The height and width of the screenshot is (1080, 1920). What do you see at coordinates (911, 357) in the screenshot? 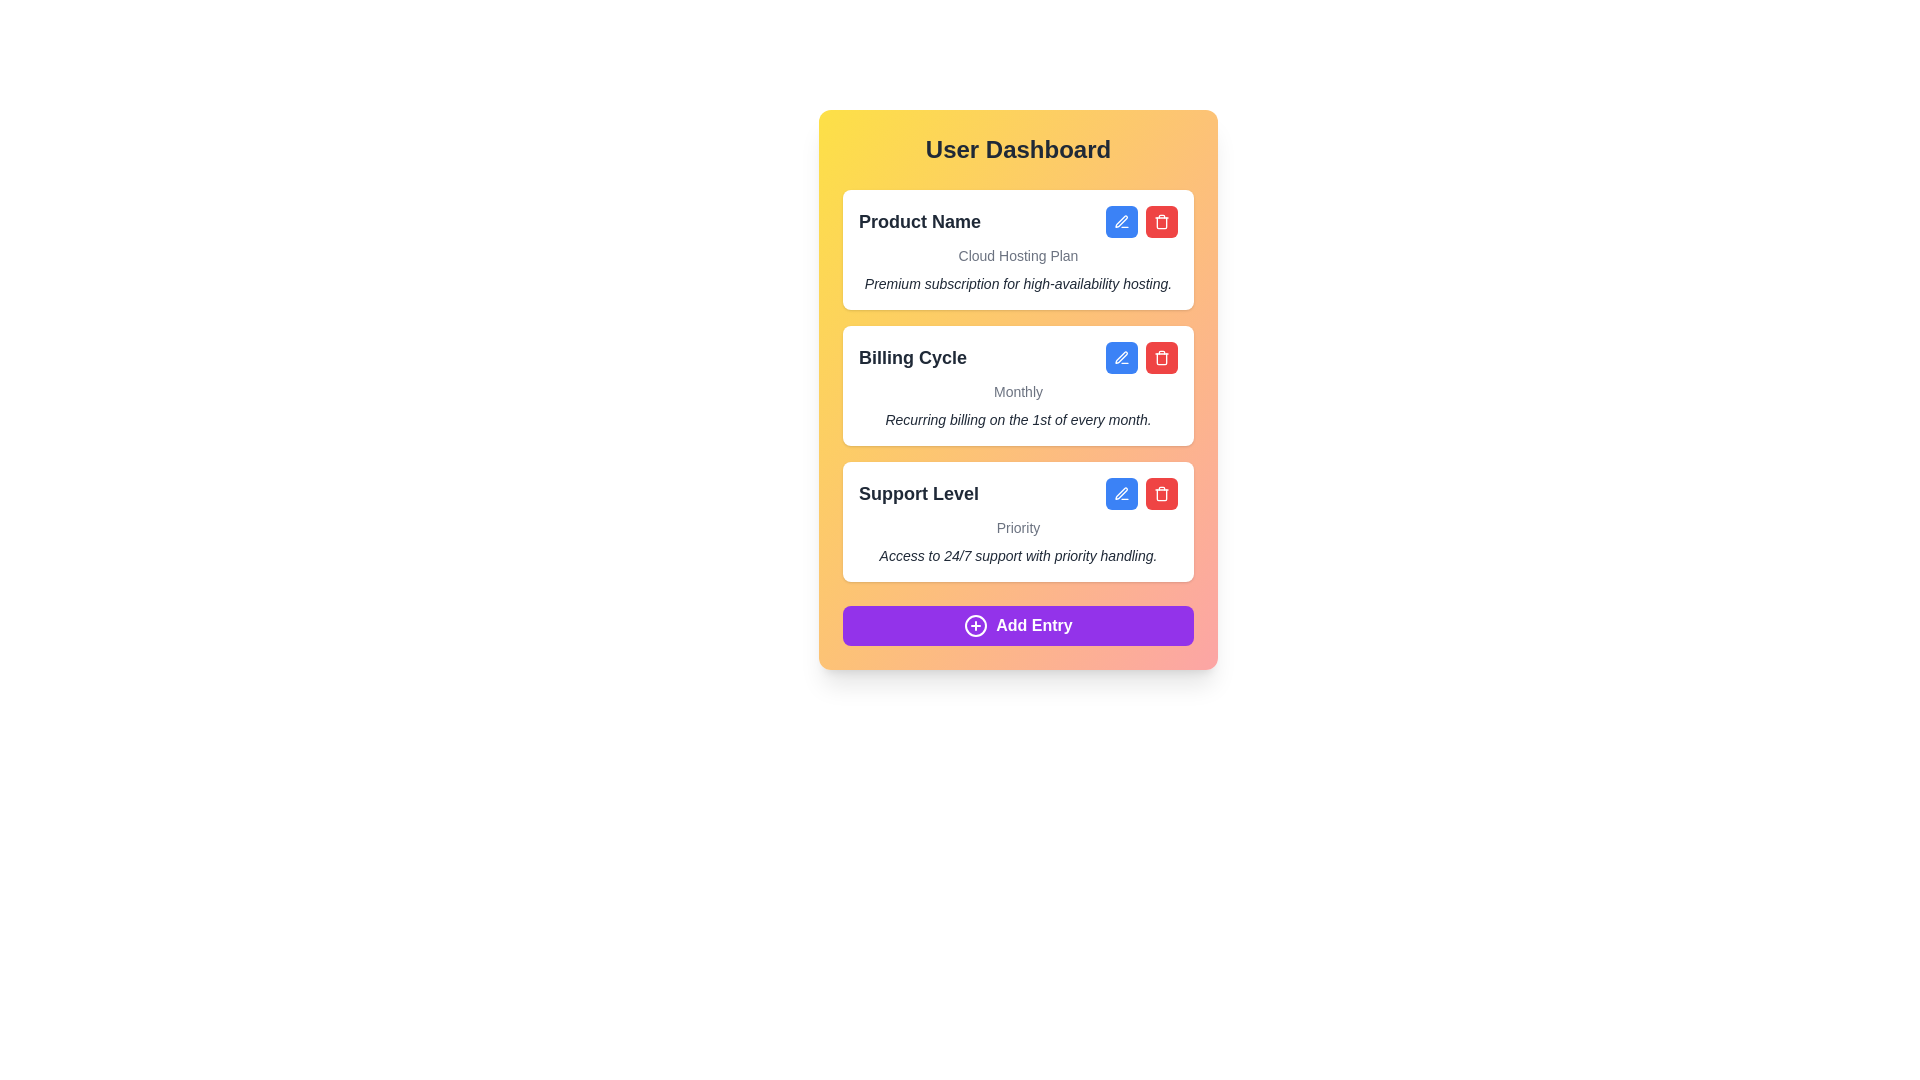
I see `the 'Billing Cycle' text label, which is styled with a larger font size and bold weight, located in the second section of the user dashboard card under 'Product Name'` at bounding box center [911, 357].